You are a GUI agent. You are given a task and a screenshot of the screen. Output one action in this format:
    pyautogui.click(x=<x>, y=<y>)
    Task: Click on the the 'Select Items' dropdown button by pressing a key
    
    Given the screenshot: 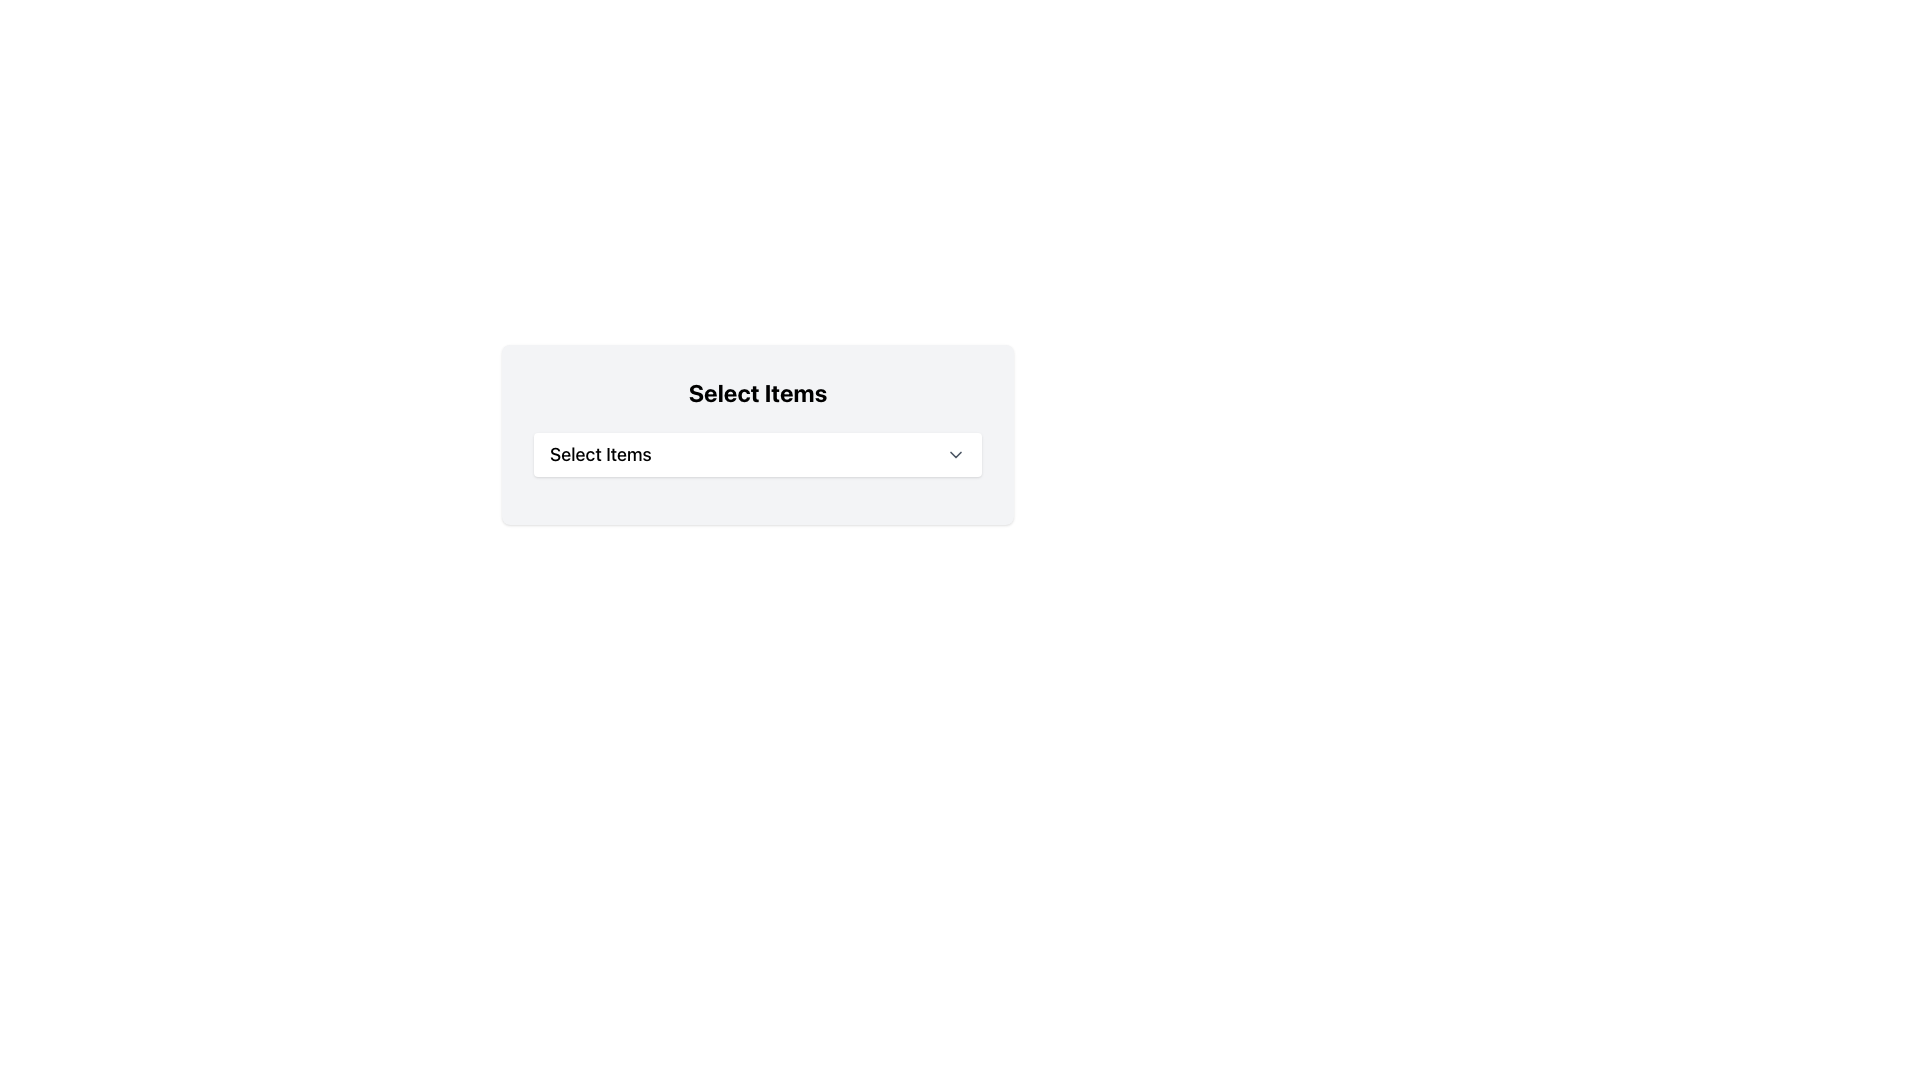 What is the action you would take?
    pyautogui.click(x=757, y=455)
    